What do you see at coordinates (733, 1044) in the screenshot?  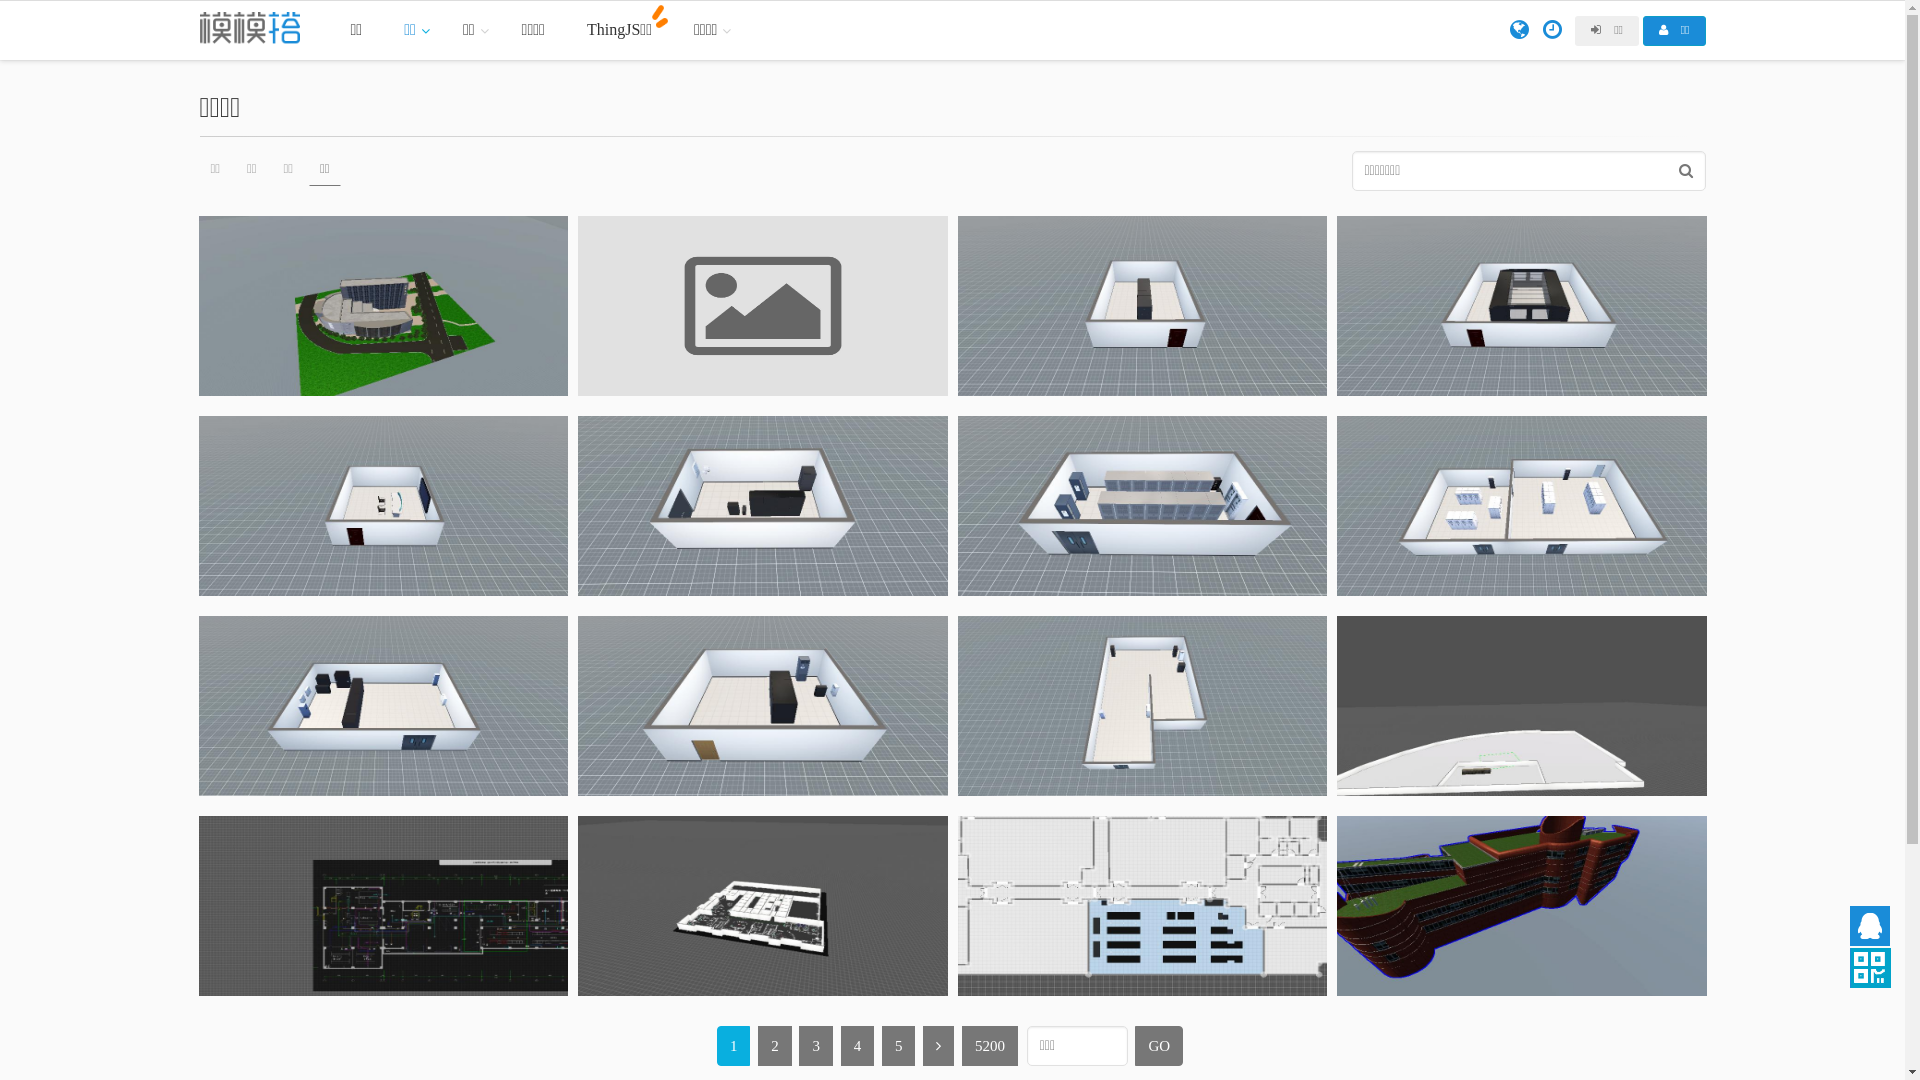 I see `'1'` at bounding box center [733, 1044].